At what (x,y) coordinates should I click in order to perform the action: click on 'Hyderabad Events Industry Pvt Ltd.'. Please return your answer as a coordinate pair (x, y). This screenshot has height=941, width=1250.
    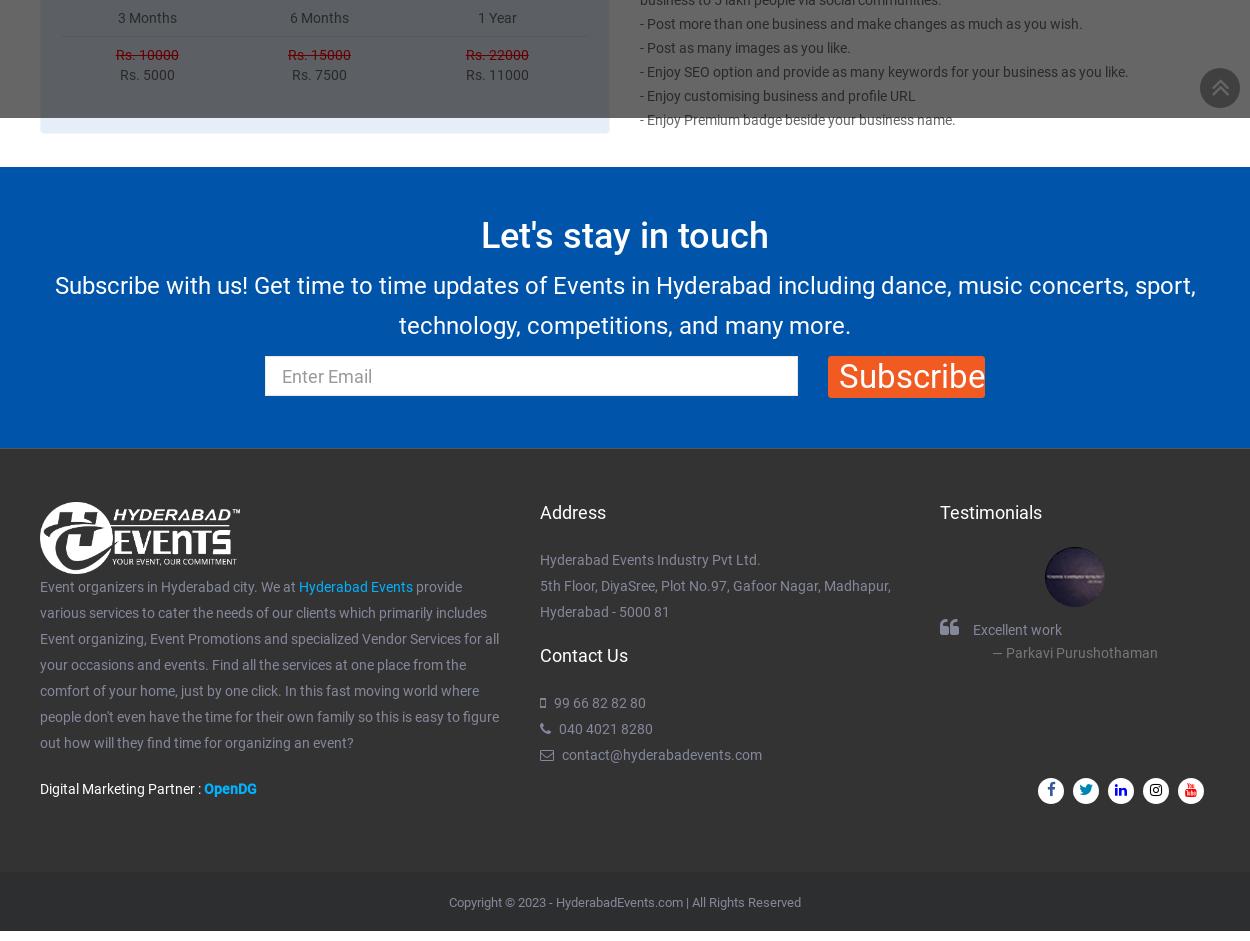
    Looking at the image, I should click on (540, 558).